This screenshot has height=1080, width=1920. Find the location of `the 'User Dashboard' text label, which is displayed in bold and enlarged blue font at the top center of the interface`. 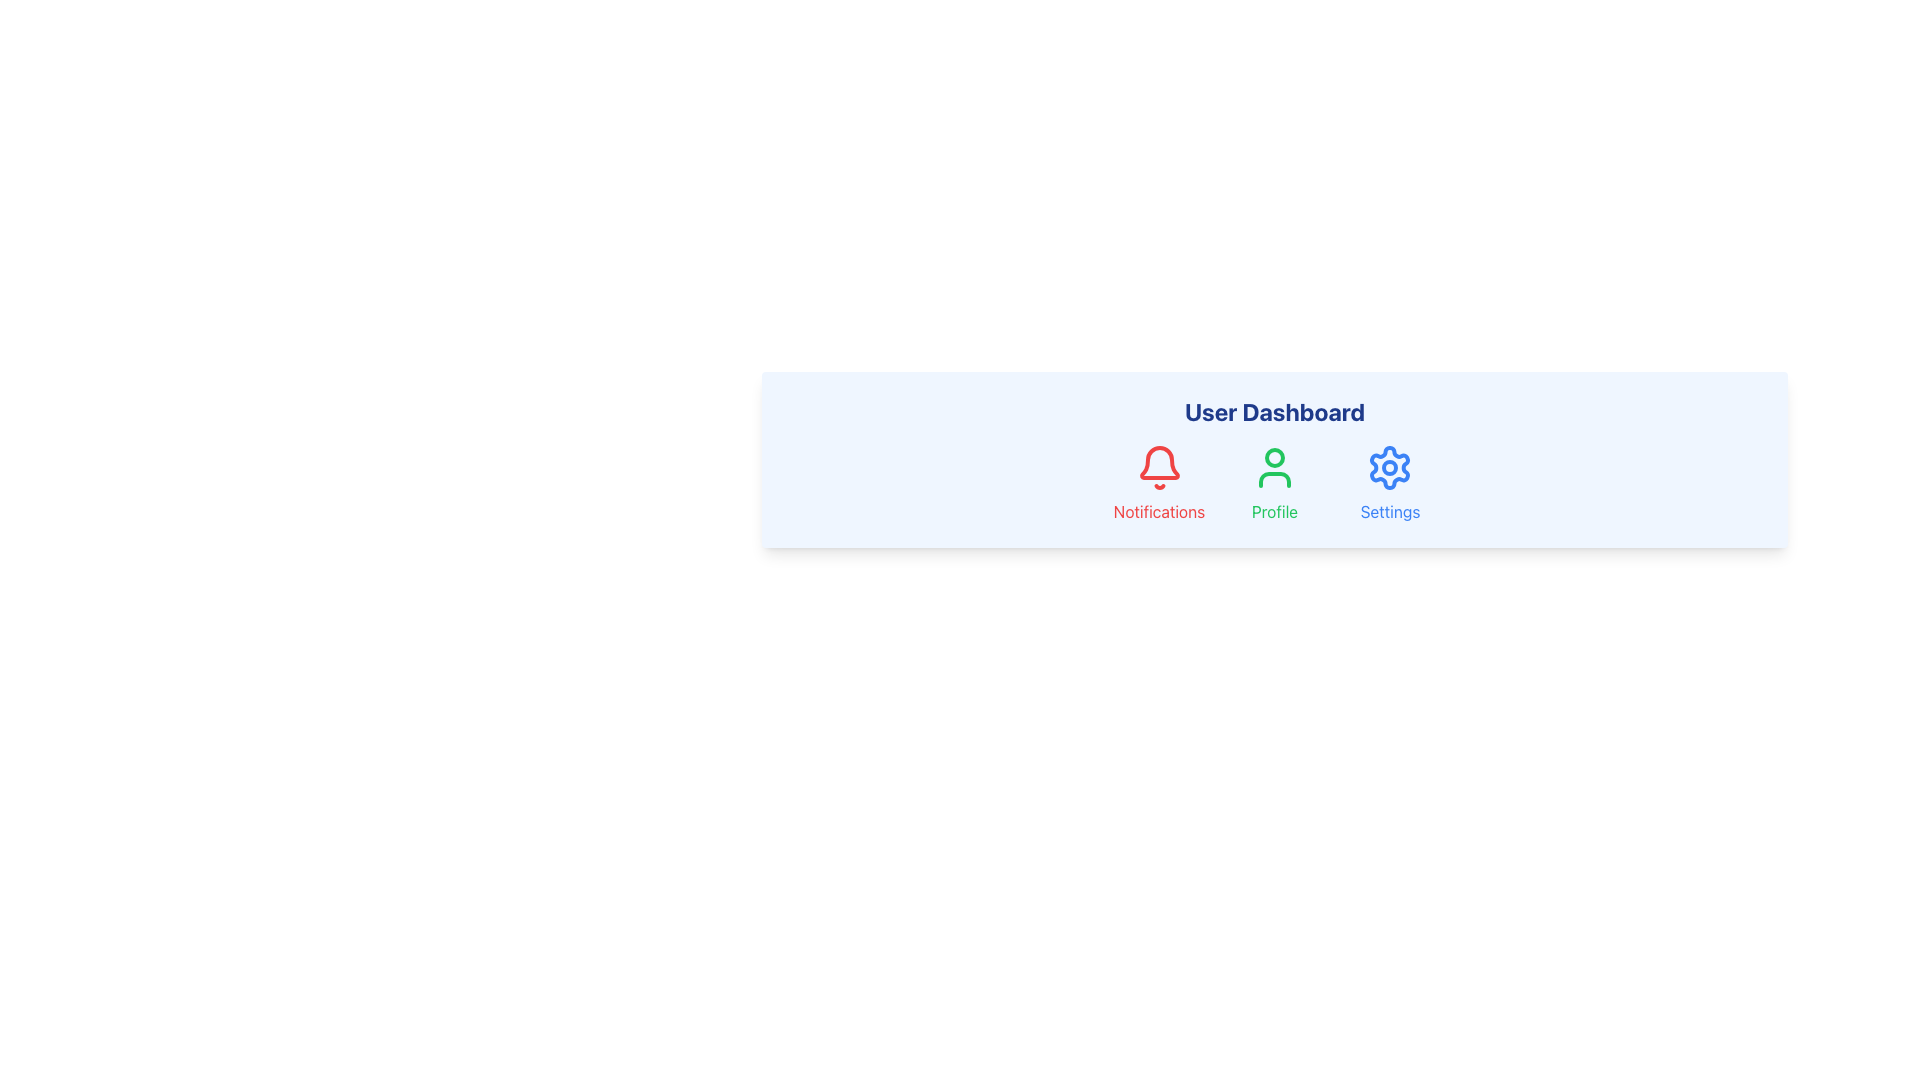

the 'User Dashboard' text label, which is displayed in bold and enlarged blue font at the top center of the interface is located at coordinates (1274, 411).